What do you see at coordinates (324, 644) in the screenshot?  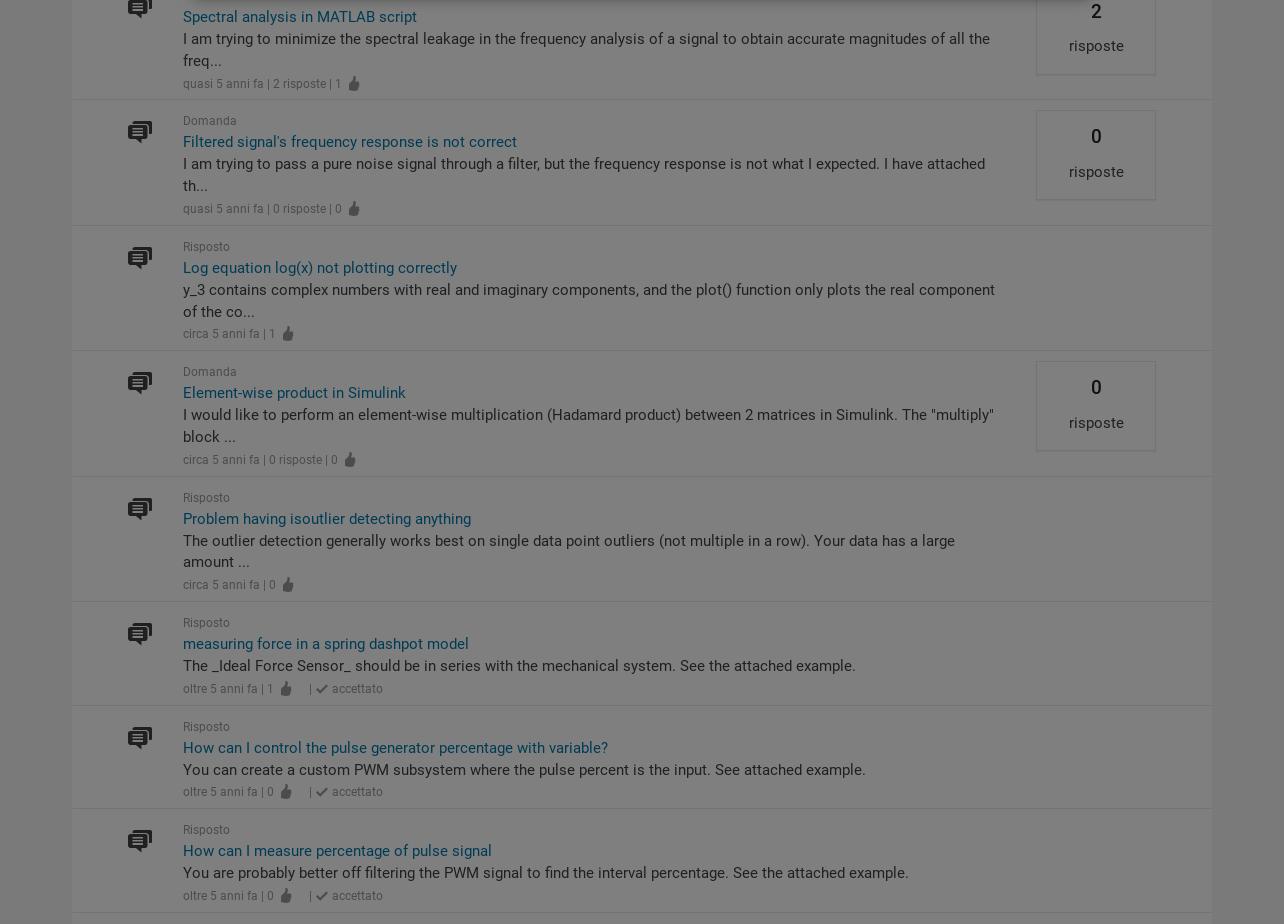 I see `'measuring force in a spring dashpot model'` at bounding box center [324, 644].